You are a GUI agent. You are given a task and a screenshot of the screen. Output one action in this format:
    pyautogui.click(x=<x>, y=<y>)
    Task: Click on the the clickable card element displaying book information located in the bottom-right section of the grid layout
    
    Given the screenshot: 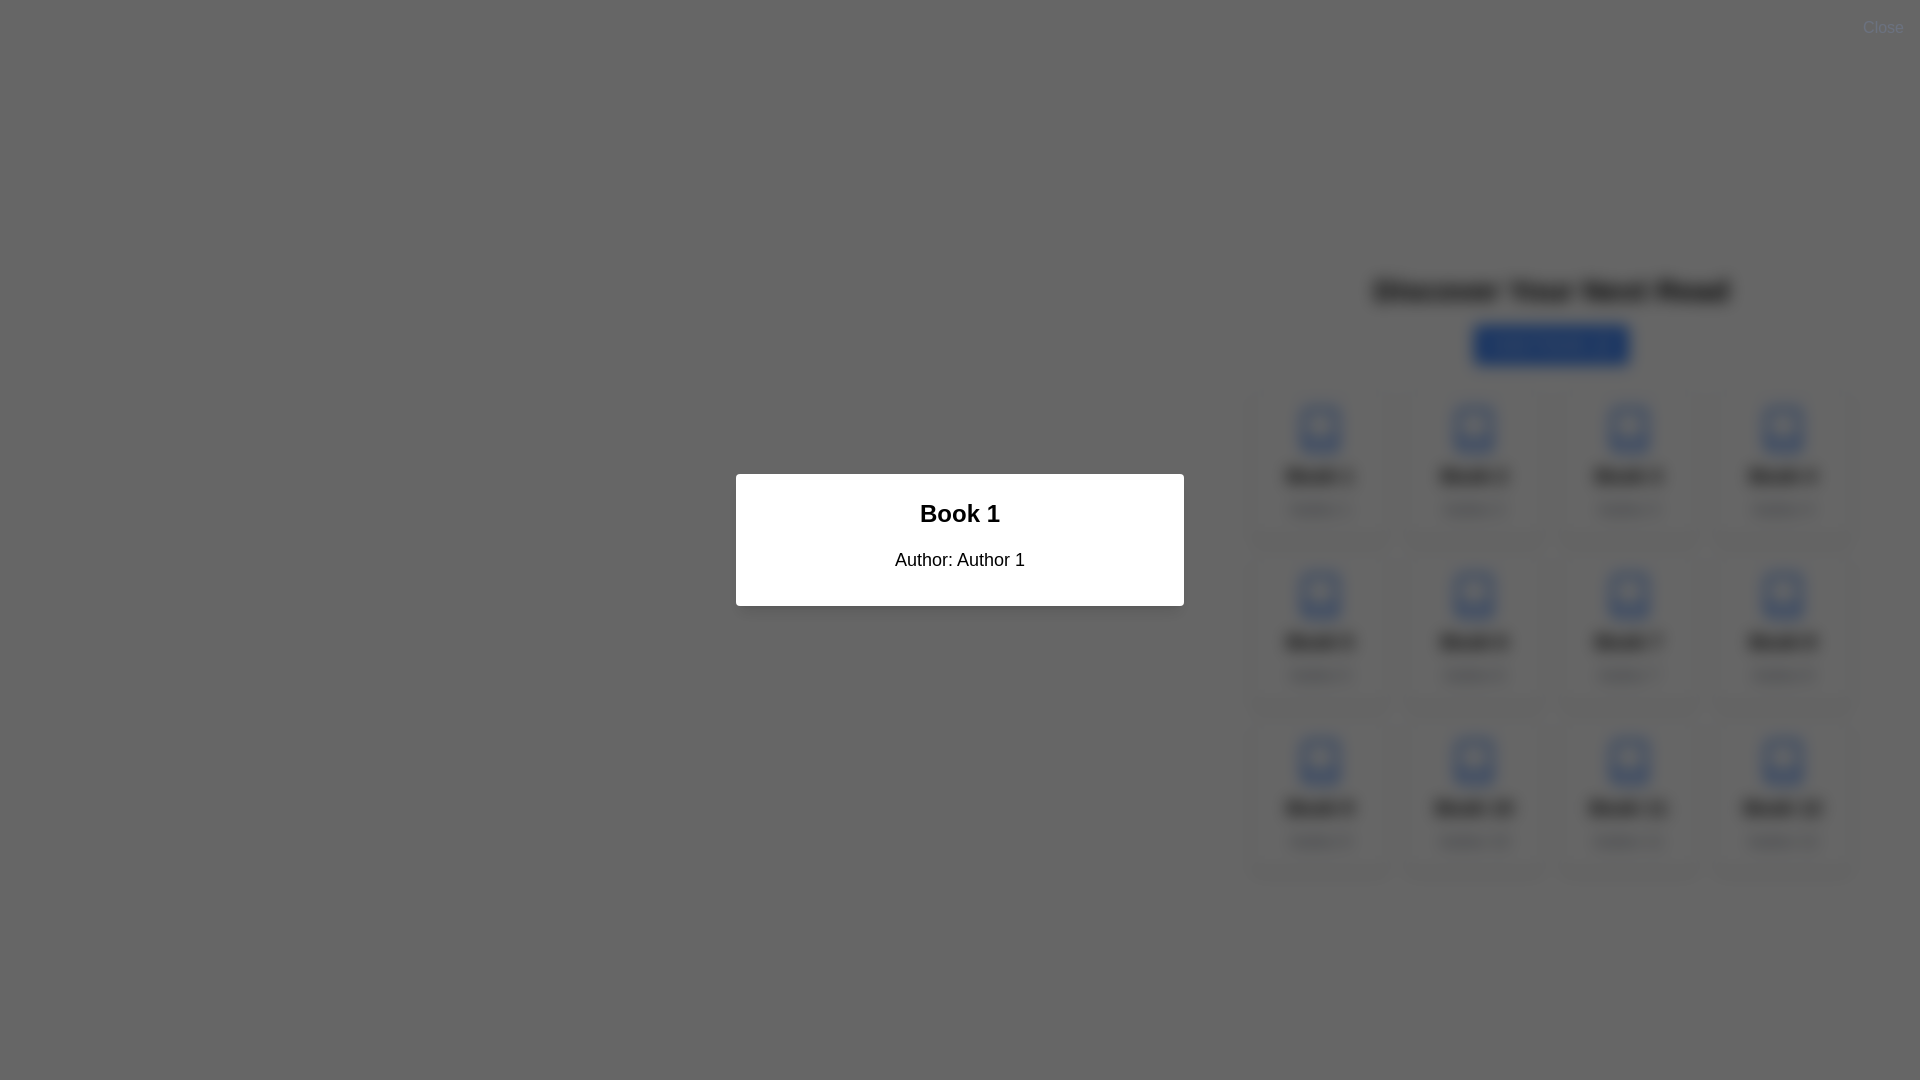 What is the action you would take?
    pyautogui.click(x=1782, y=628)
    